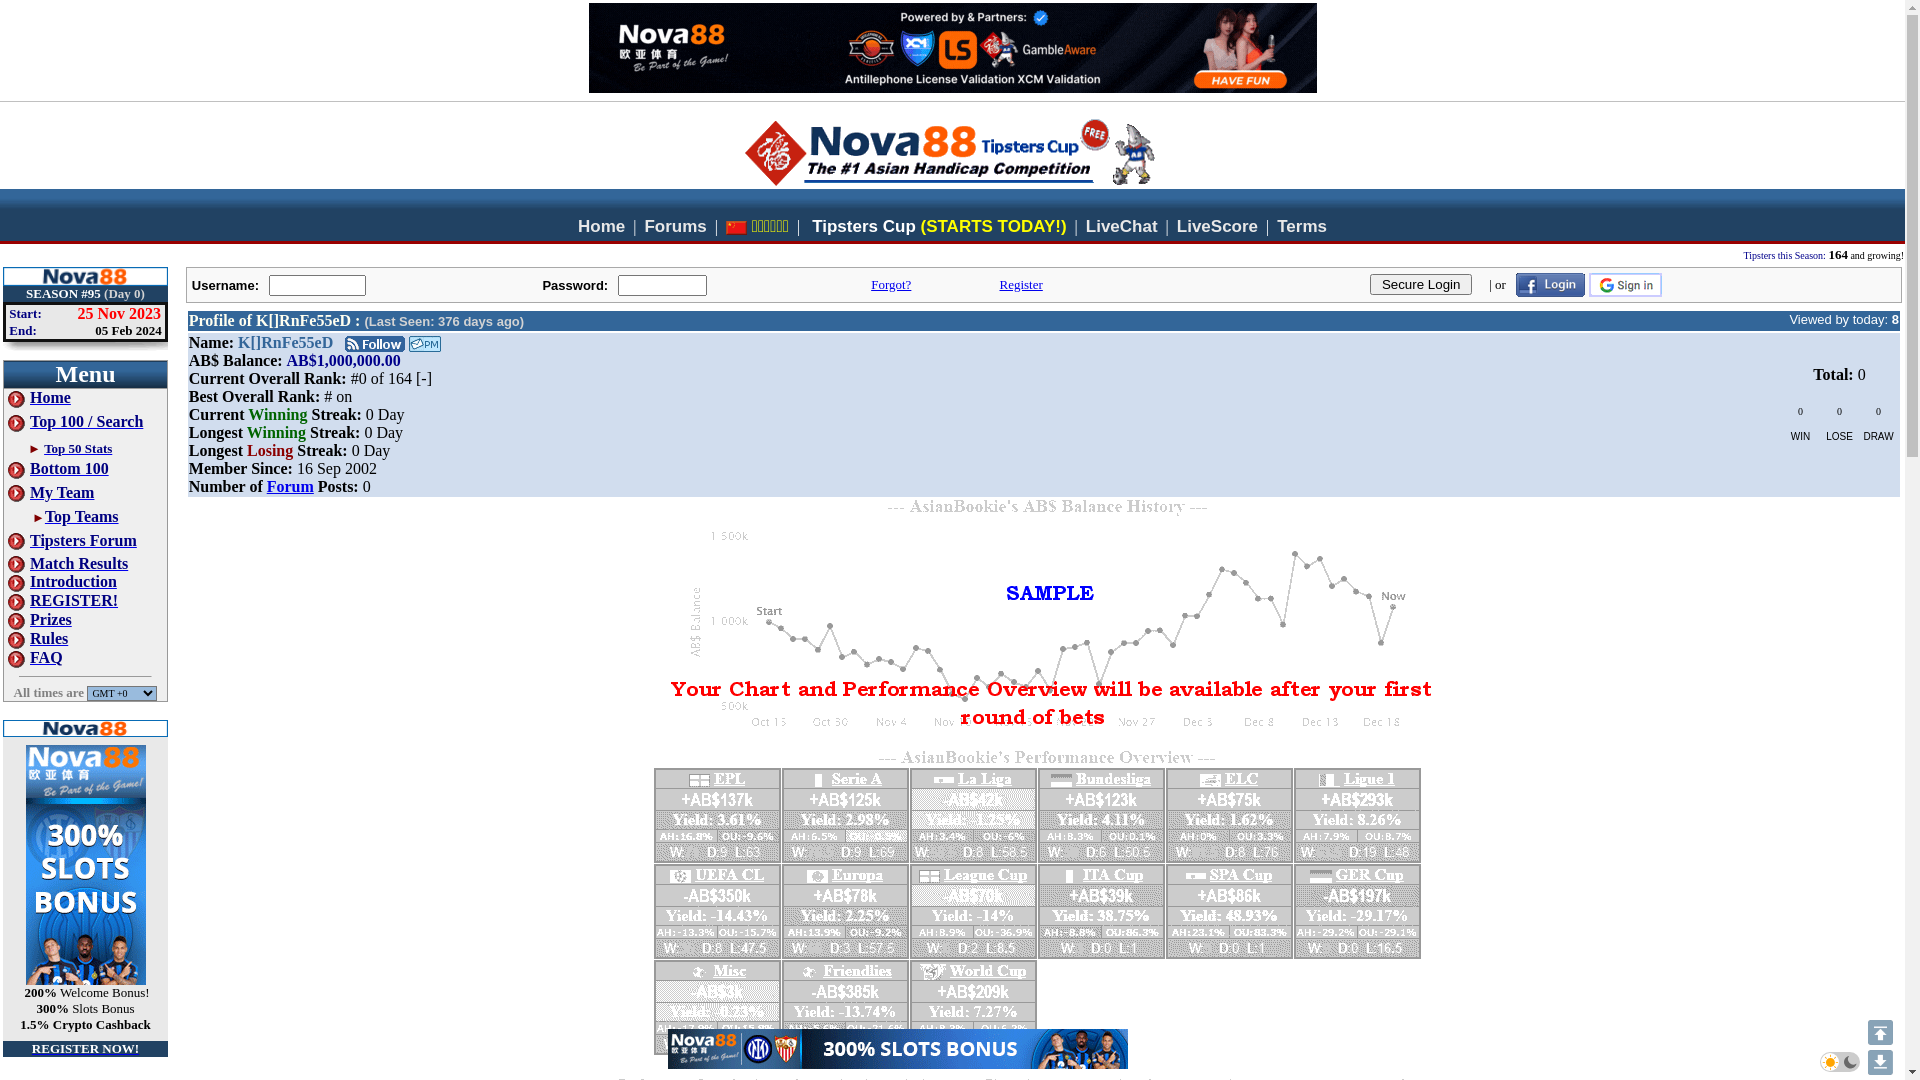  What do you see at coordinates (1122, 225) in the screenshot?
I see `'LiveChat'` at bounding box center [1122, 225].